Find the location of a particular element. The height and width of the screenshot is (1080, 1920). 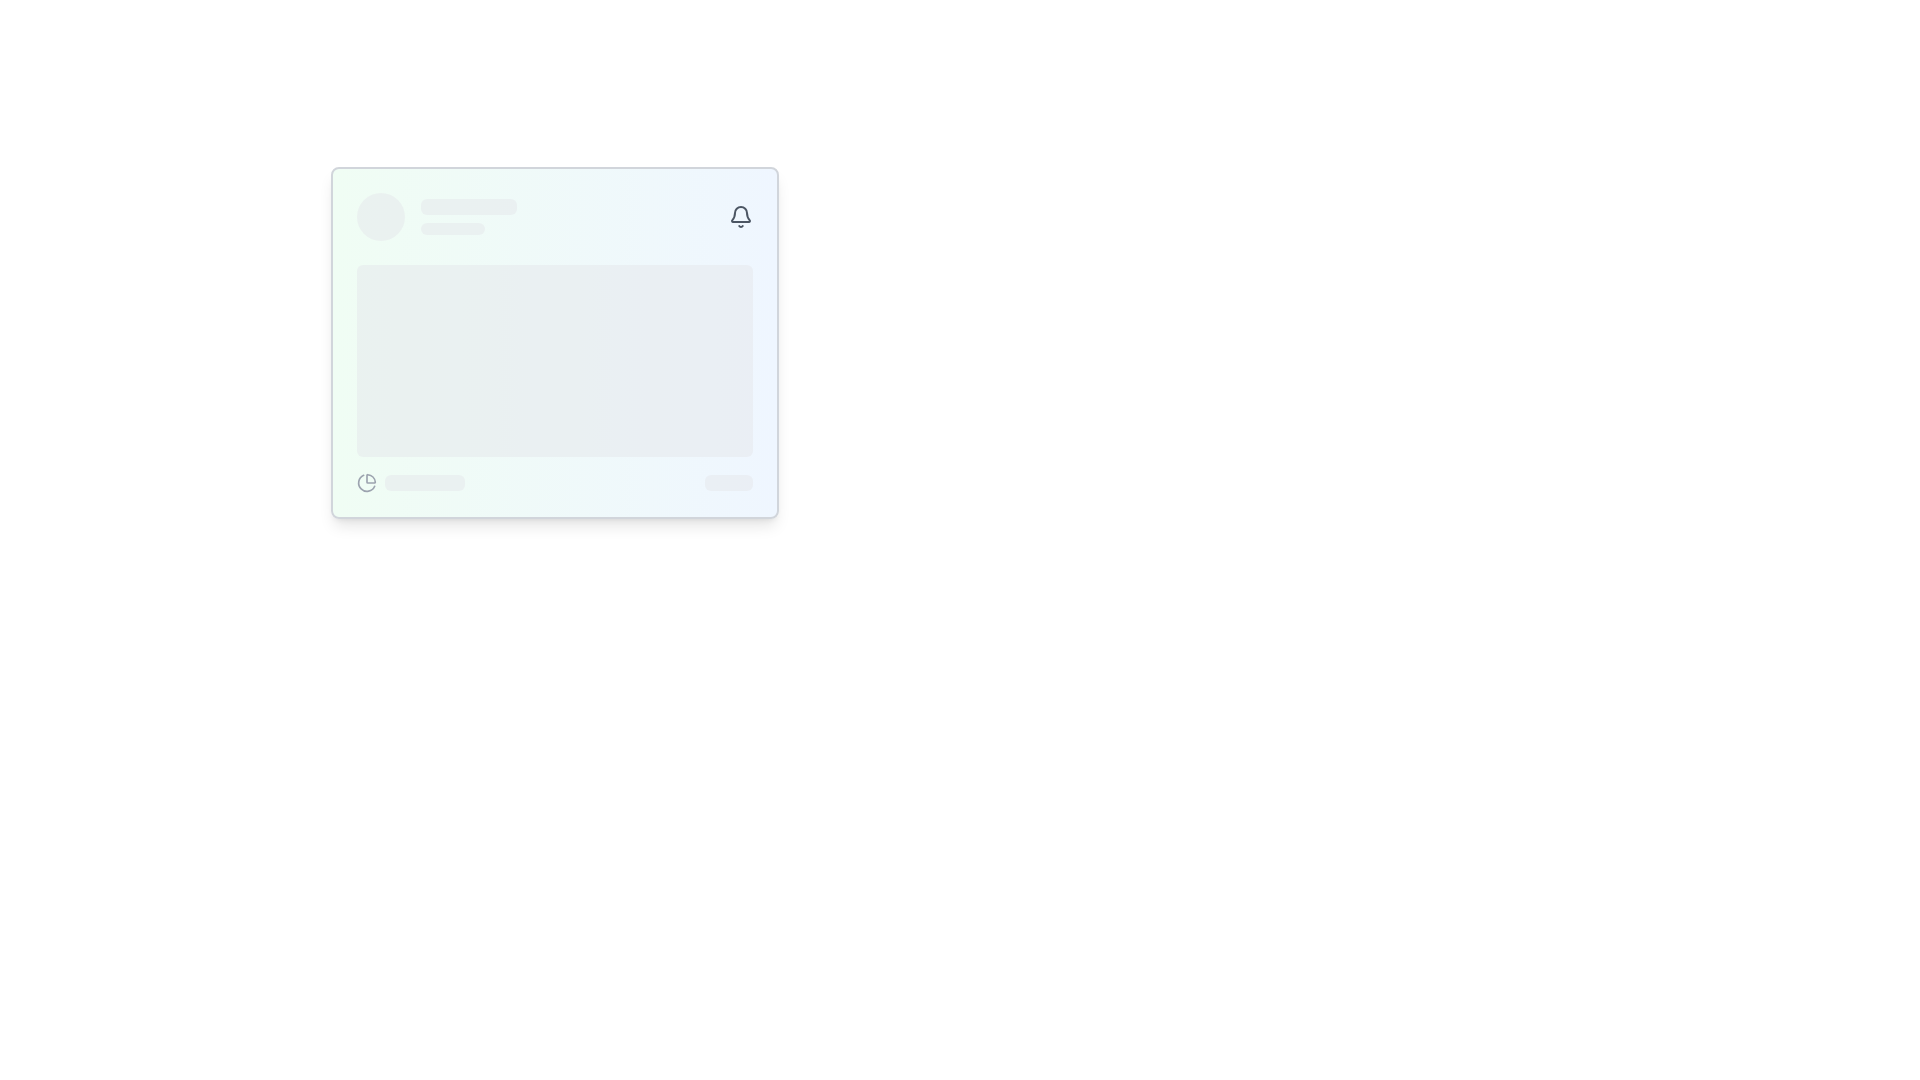

the bell icon in the top-right corner of the header to change its color is located at coordinates (739, 216).